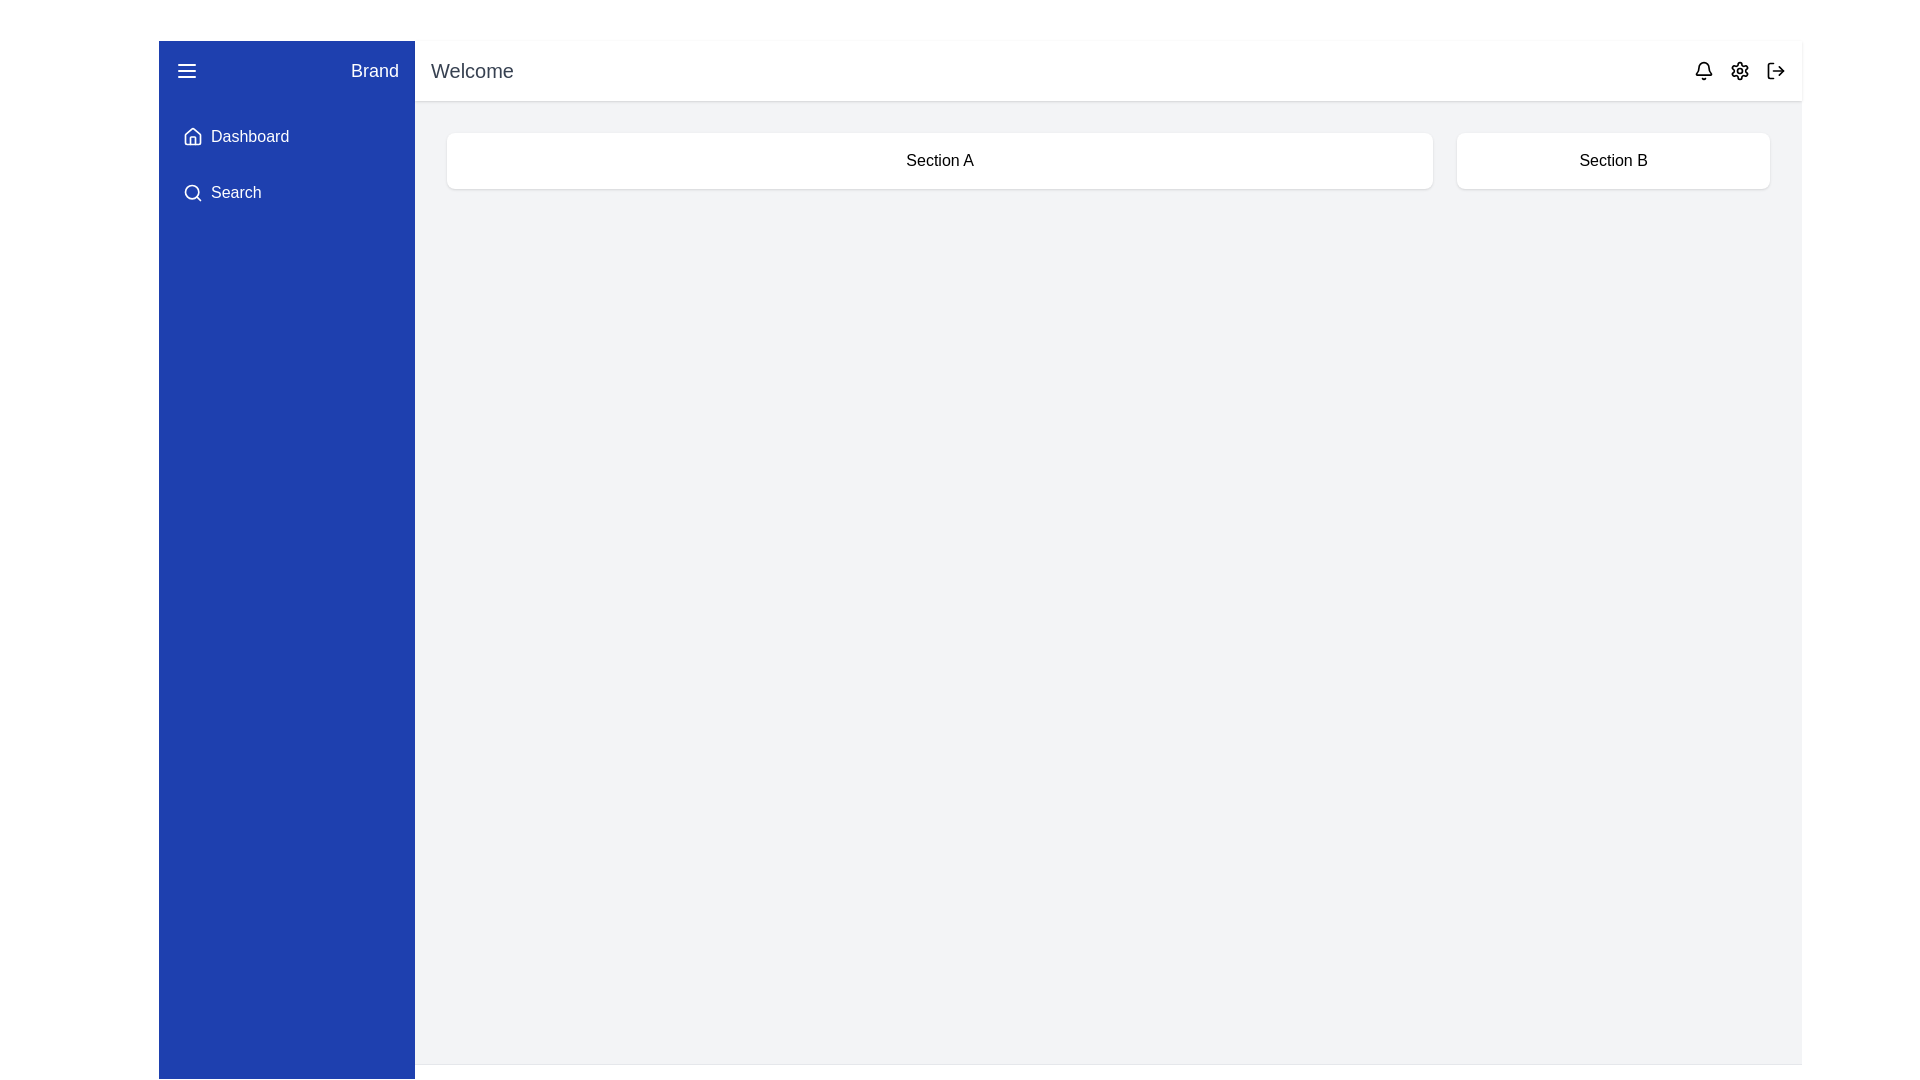 This screenshot has height=1080, width=1920. I want to click on the logout icon button, which is a small icon with an arrow pointing out of a rectangle, located in the upper right corner of the interface, so click(1776, 69).